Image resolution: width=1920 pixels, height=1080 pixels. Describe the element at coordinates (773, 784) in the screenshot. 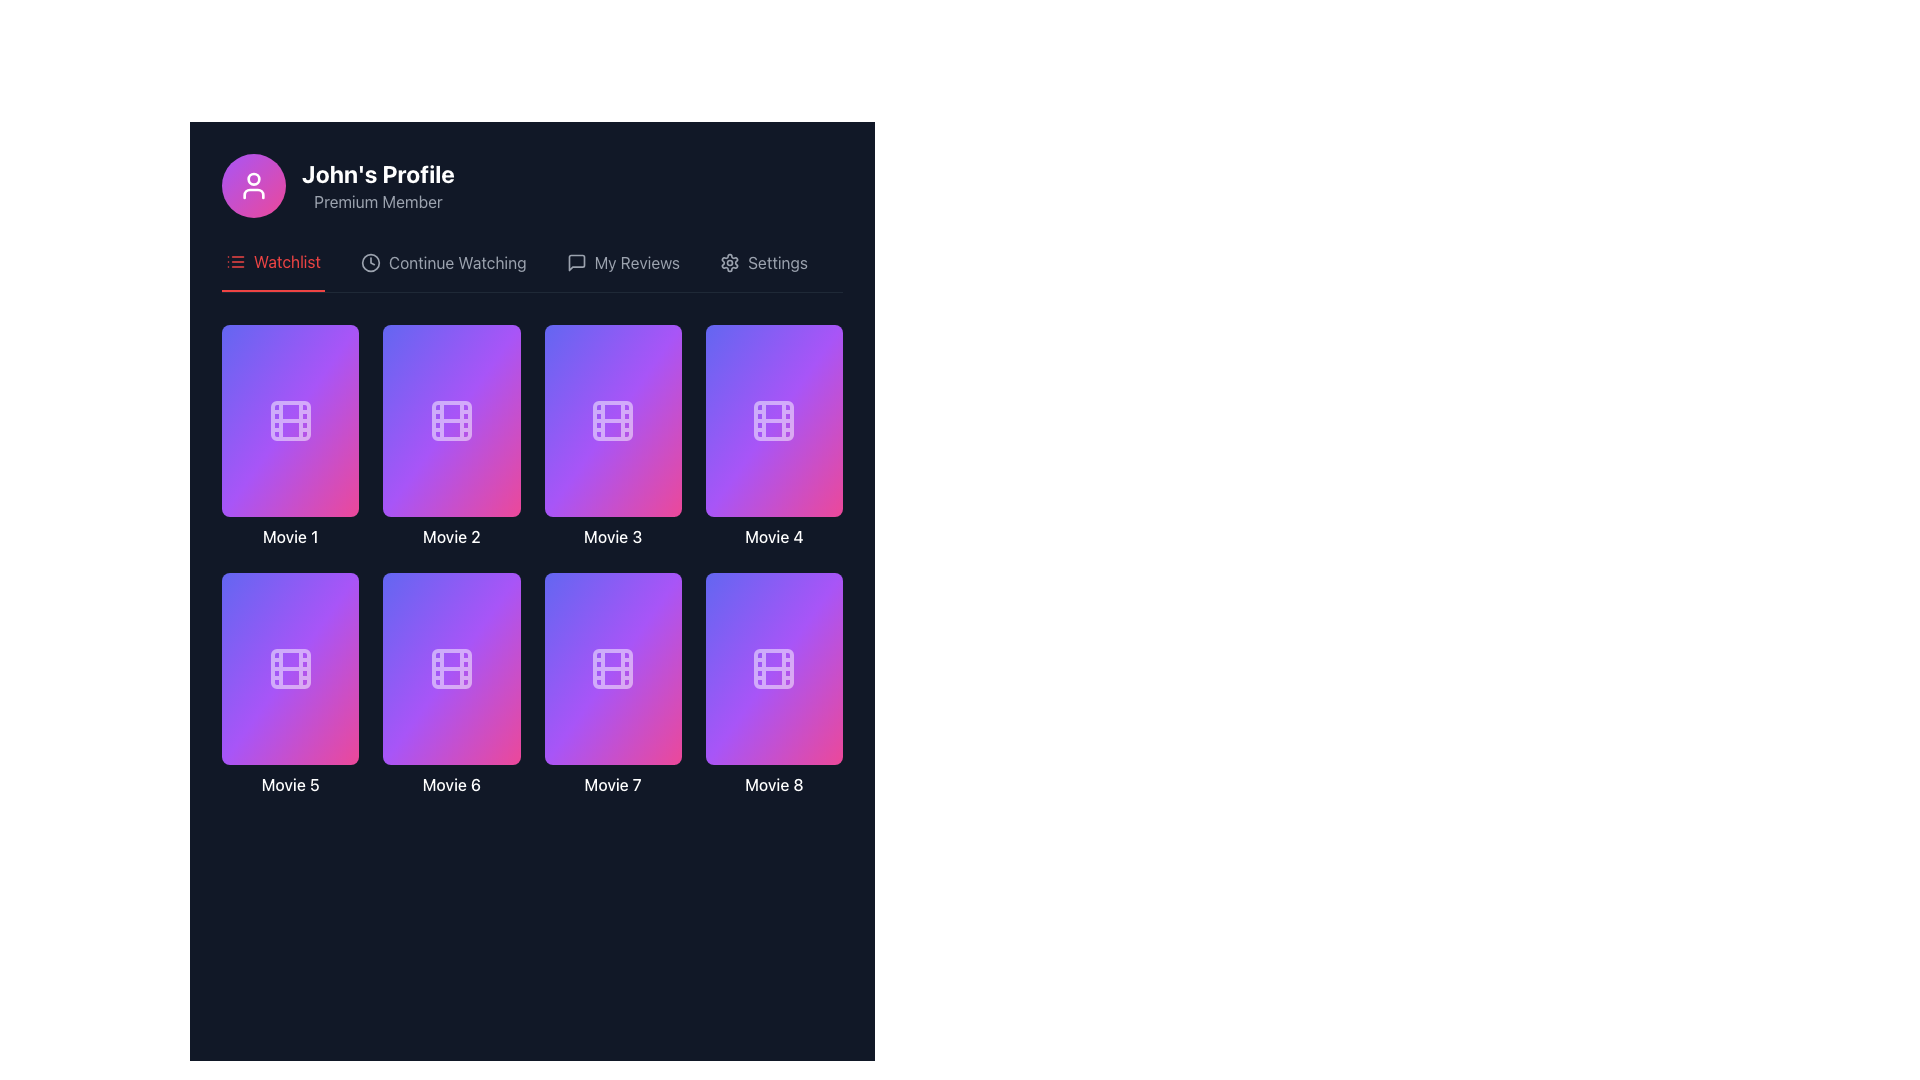

I see `the text element displaying 'Movie 8' in white font, which is positioned below the eighth item in a grid of movie thumbnails` at that location.